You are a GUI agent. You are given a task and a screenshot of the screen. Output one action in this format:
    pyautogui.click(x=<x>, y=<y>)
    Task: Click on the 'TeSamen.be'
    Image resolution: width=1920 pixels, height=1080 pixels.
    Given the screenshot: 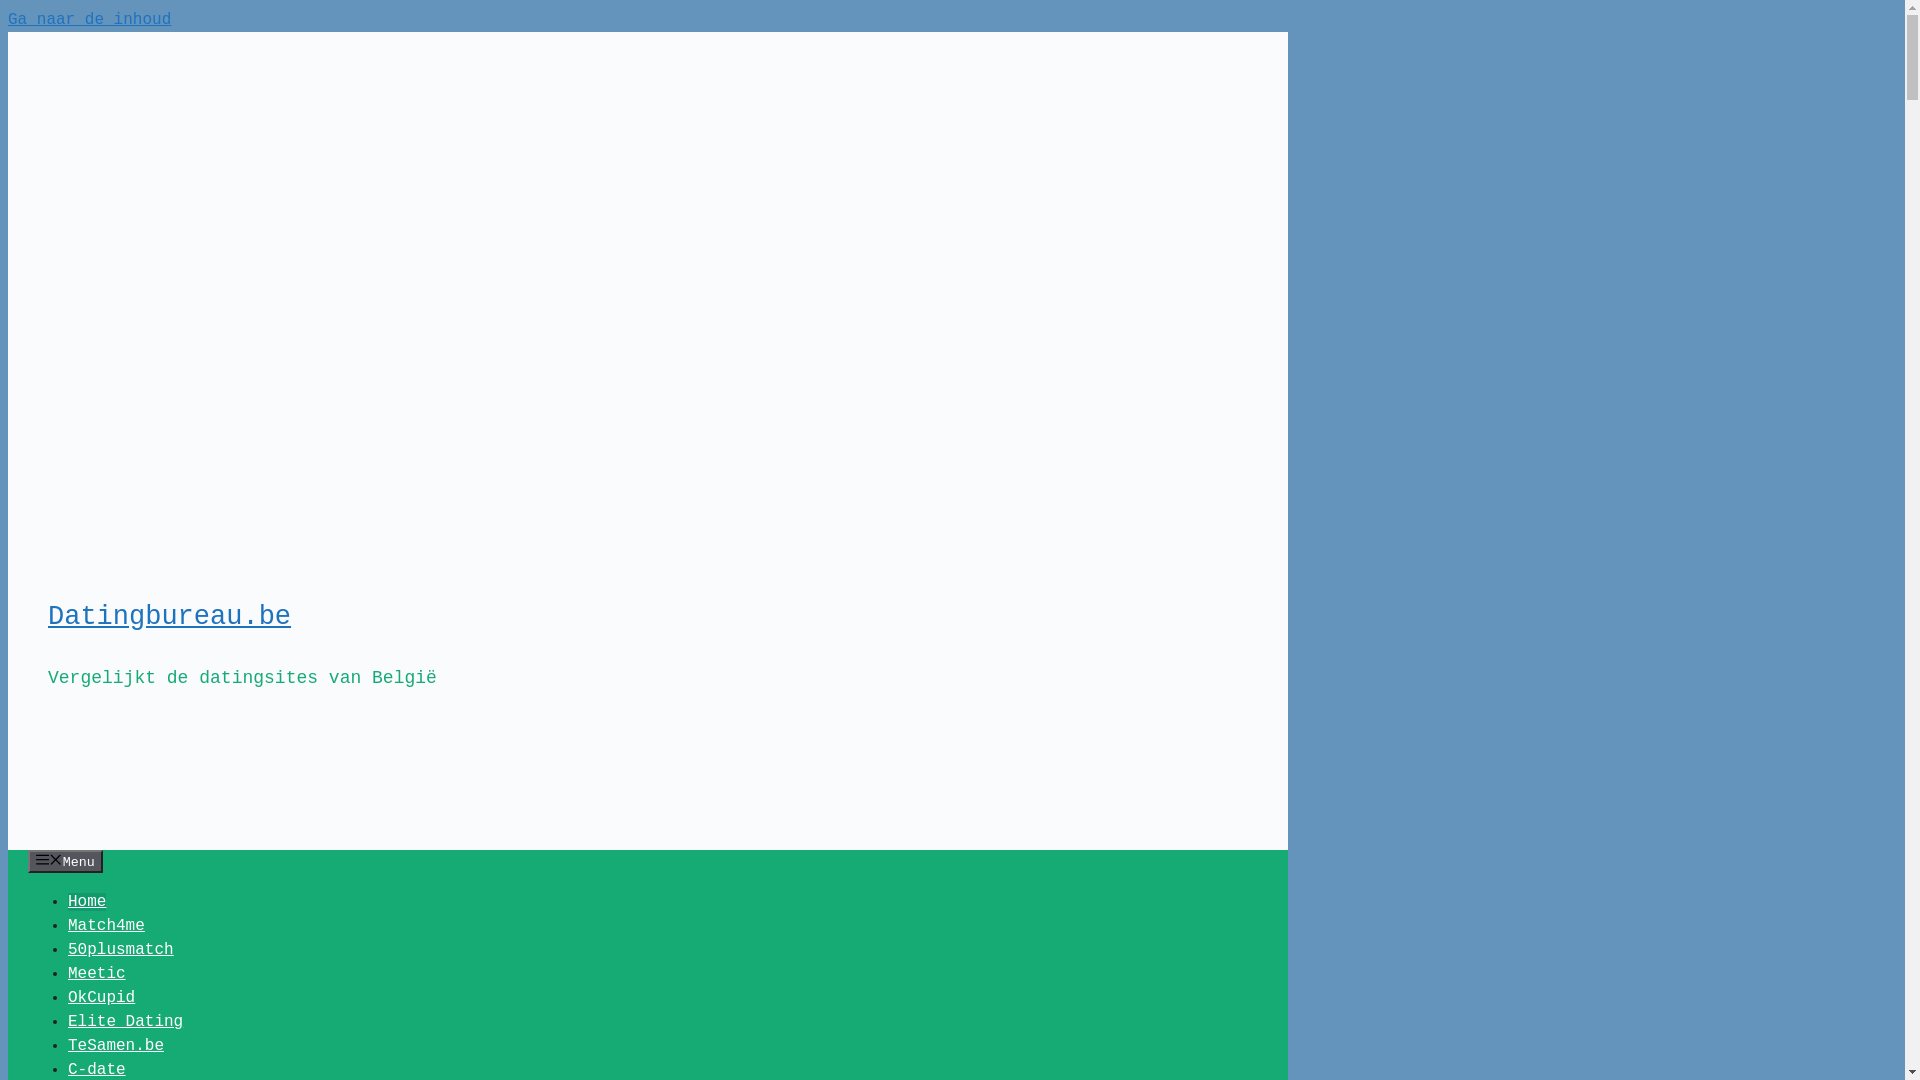 What is the action you would take?
    pyautogui.click(x=114, y=1044)
    